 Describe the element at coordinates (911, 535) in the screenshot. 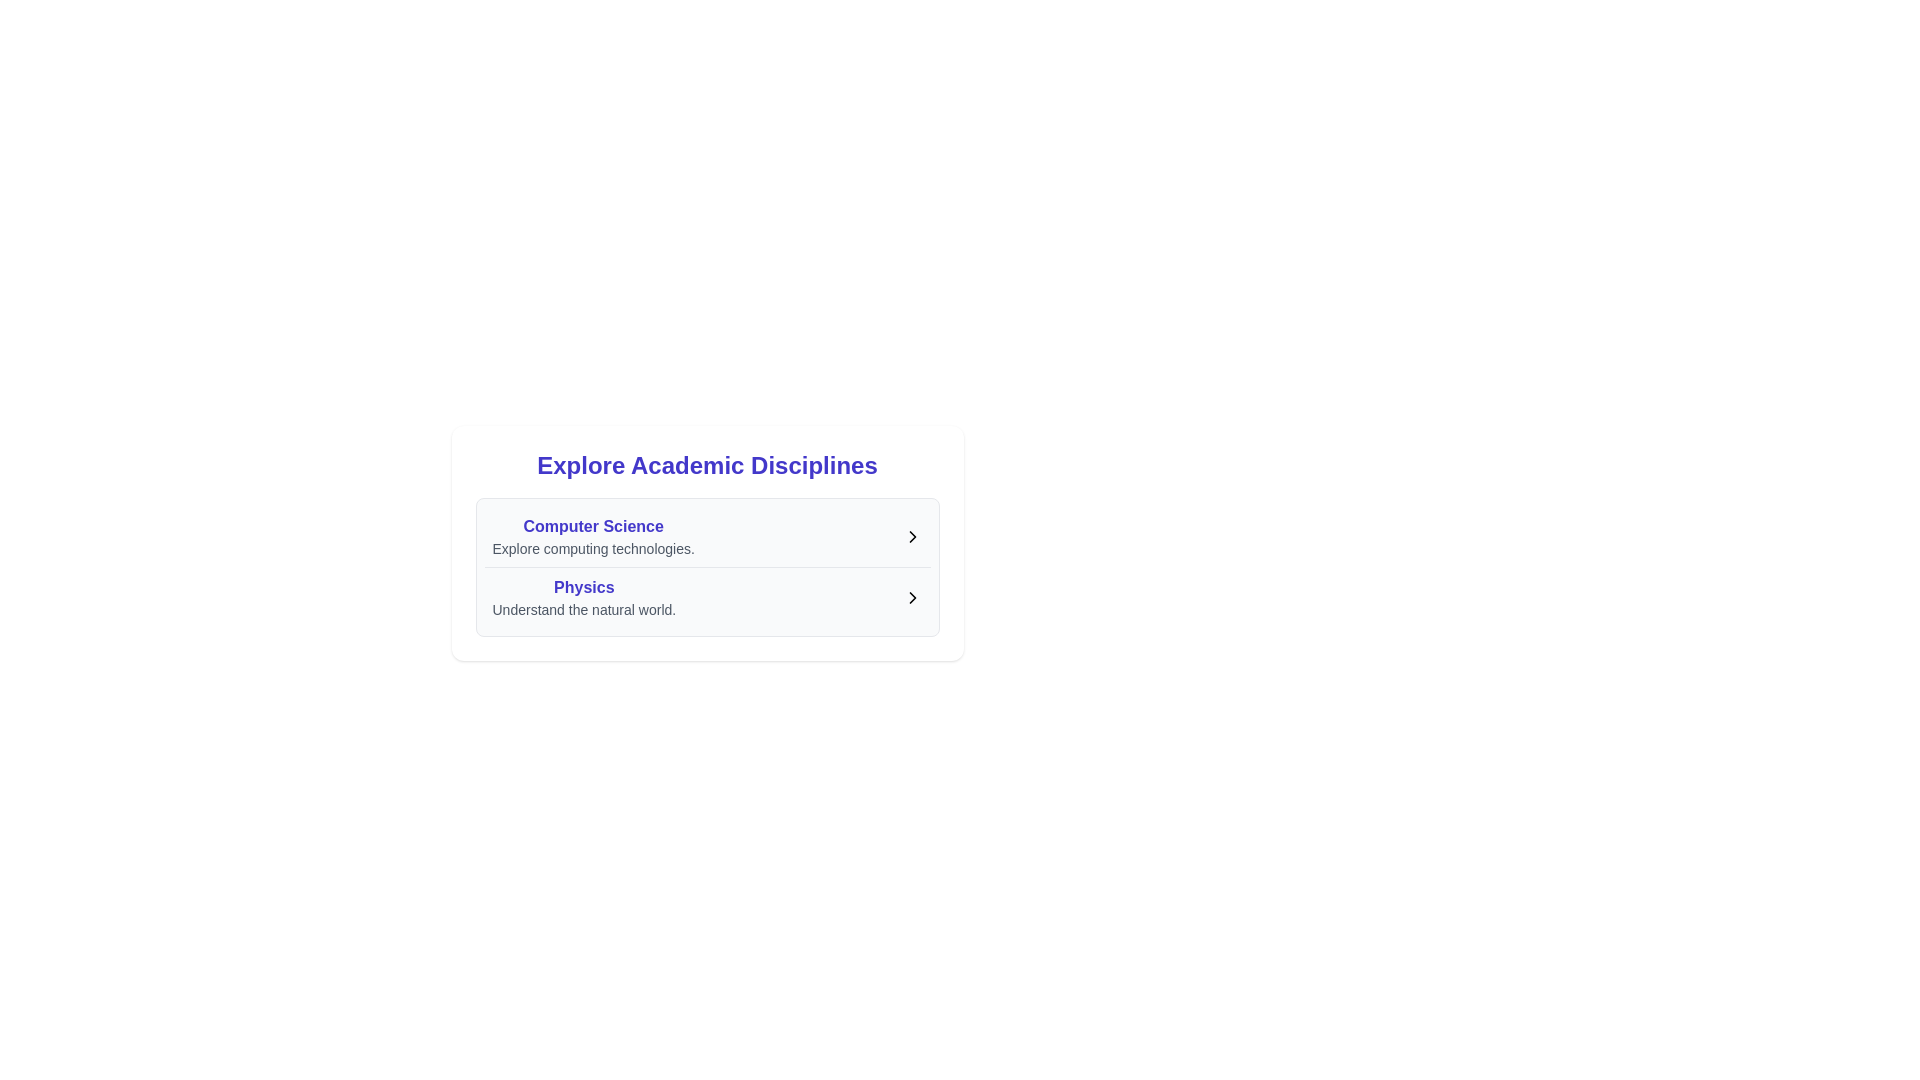

I see `the rightward-pointing chevron icon adjacent to the 'Computer Science' list entry` at that location.